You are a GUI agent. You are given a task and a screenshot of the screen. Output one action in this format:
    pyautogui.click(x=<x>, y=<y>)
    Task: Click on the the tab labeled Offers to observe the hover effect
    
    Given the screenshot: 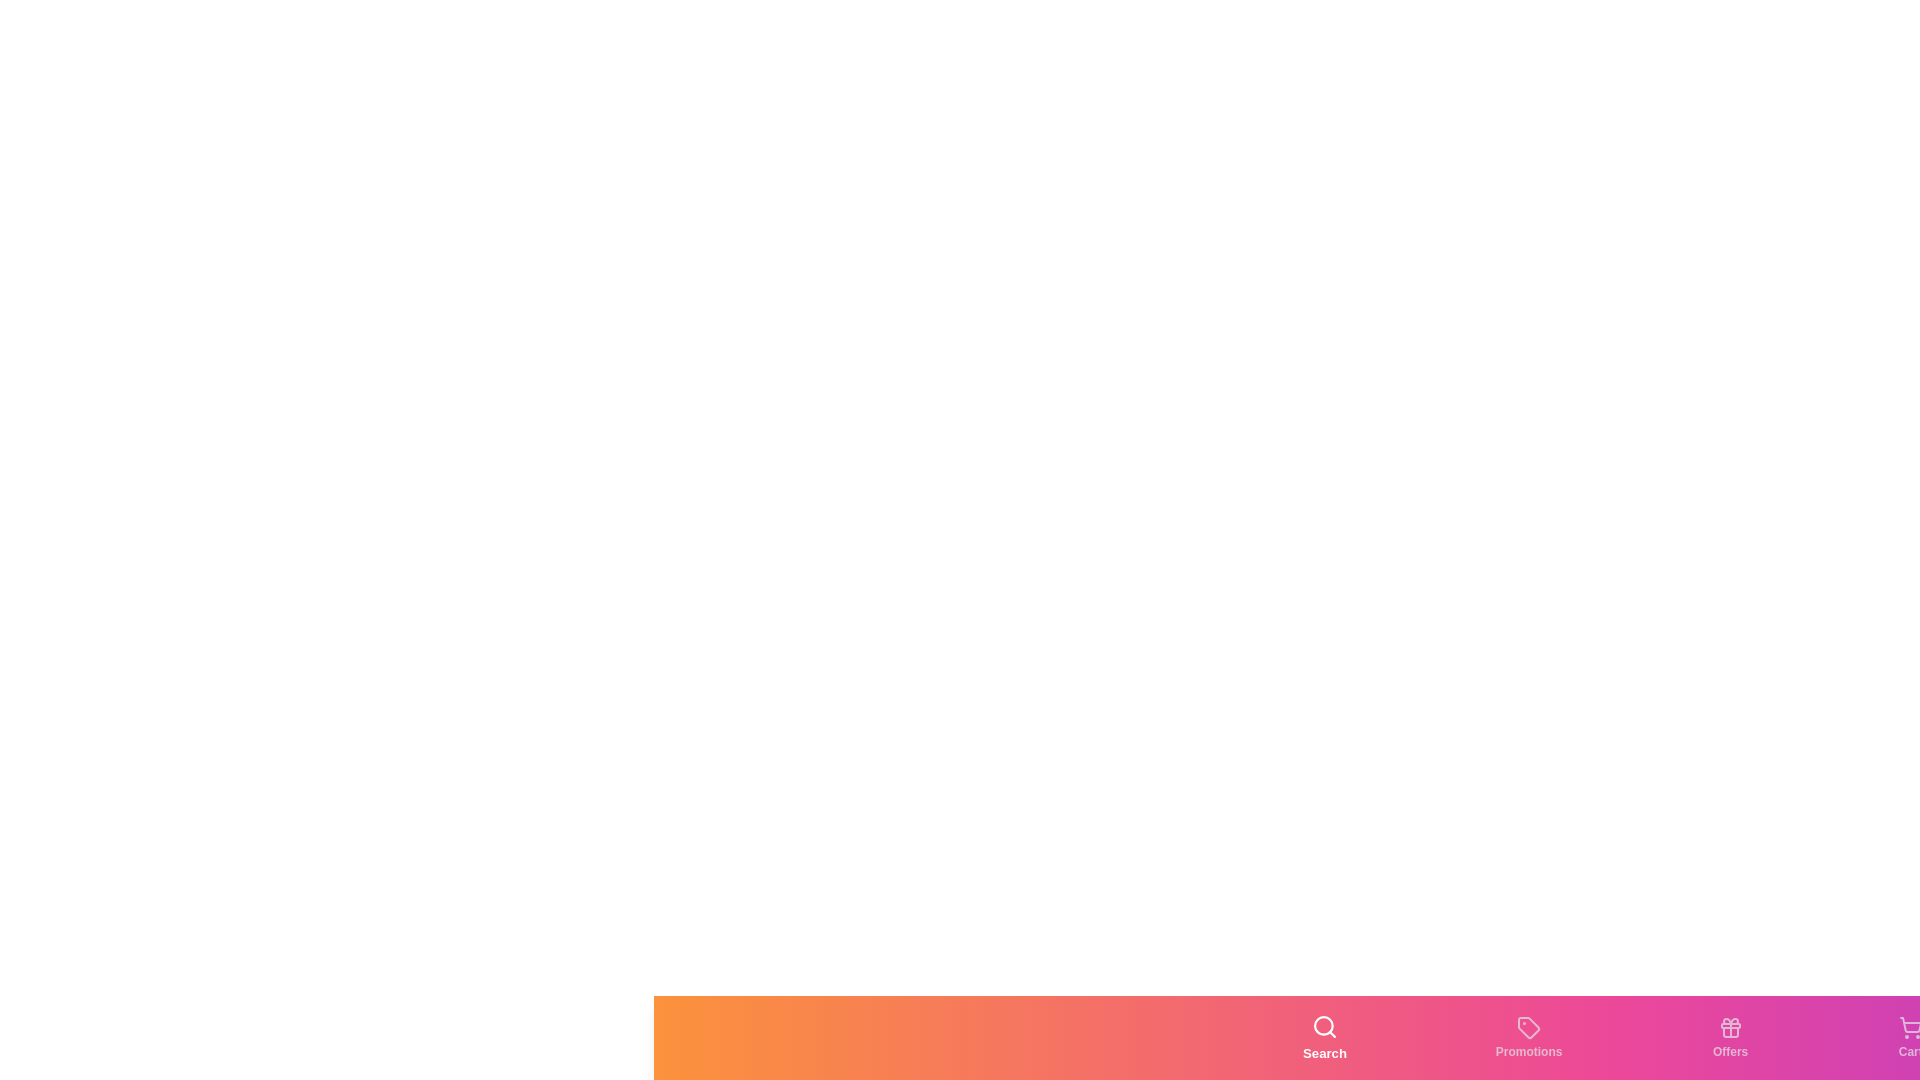 What is the action you would take?
    pyautogui.click(x=1729, y=1036)
    